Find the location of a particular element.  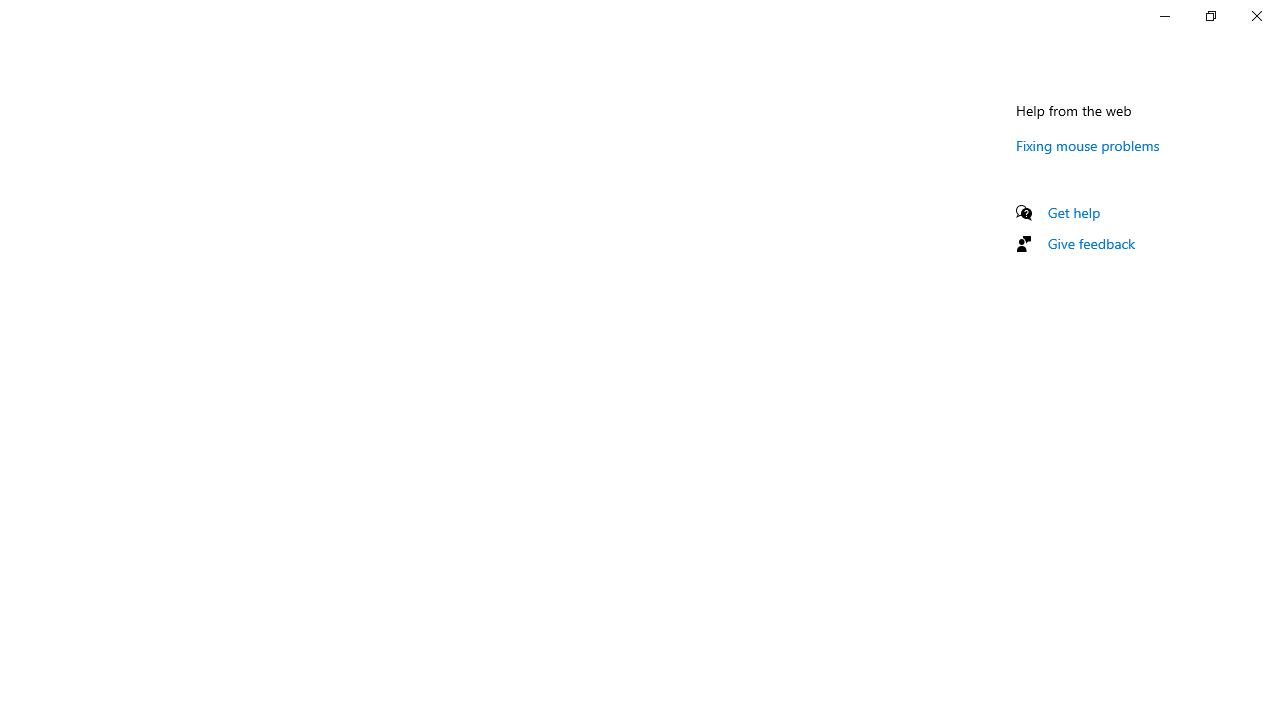

'Minimize Settings' is located at coordinates (1164, 15).